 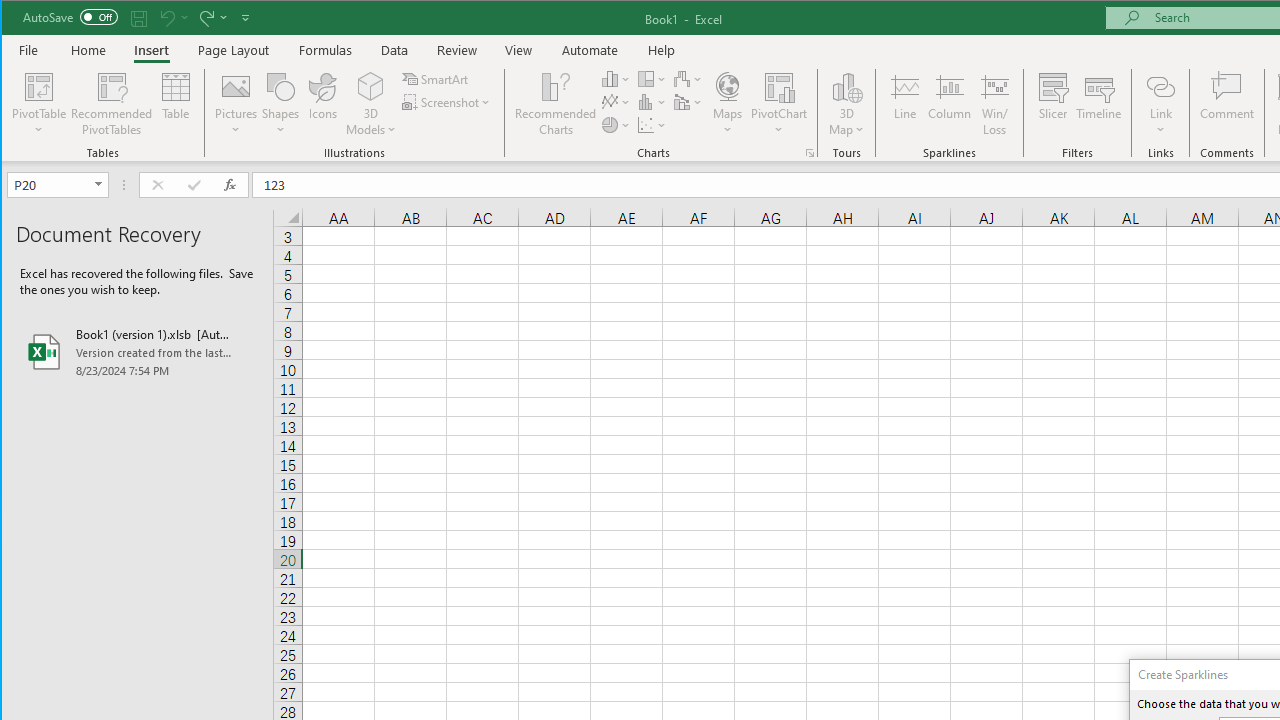 What do you see at coordinates (39, 85) in the screenshot?
I see `'PivotTable'` at bounding box center [39, 85].